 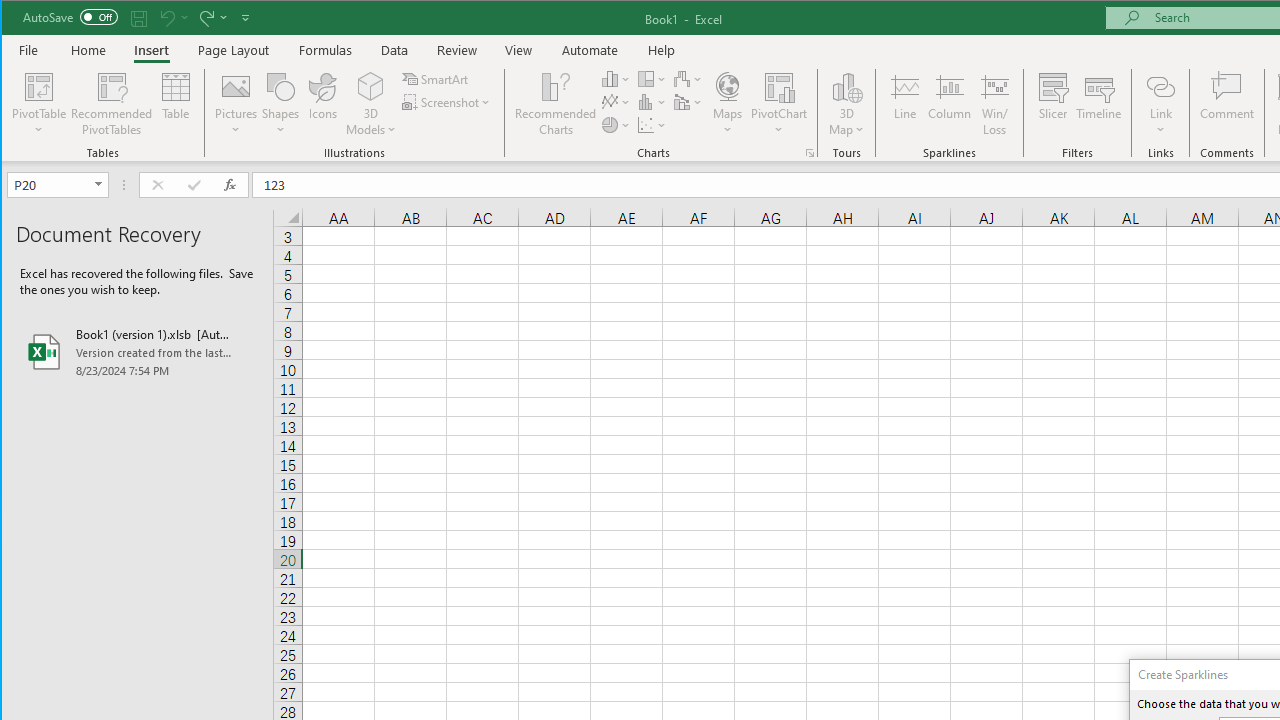 What do you see at coordinates (39, 85) in the screenshot?
I see `'PivotTable'` at bounding box center [39, 85].